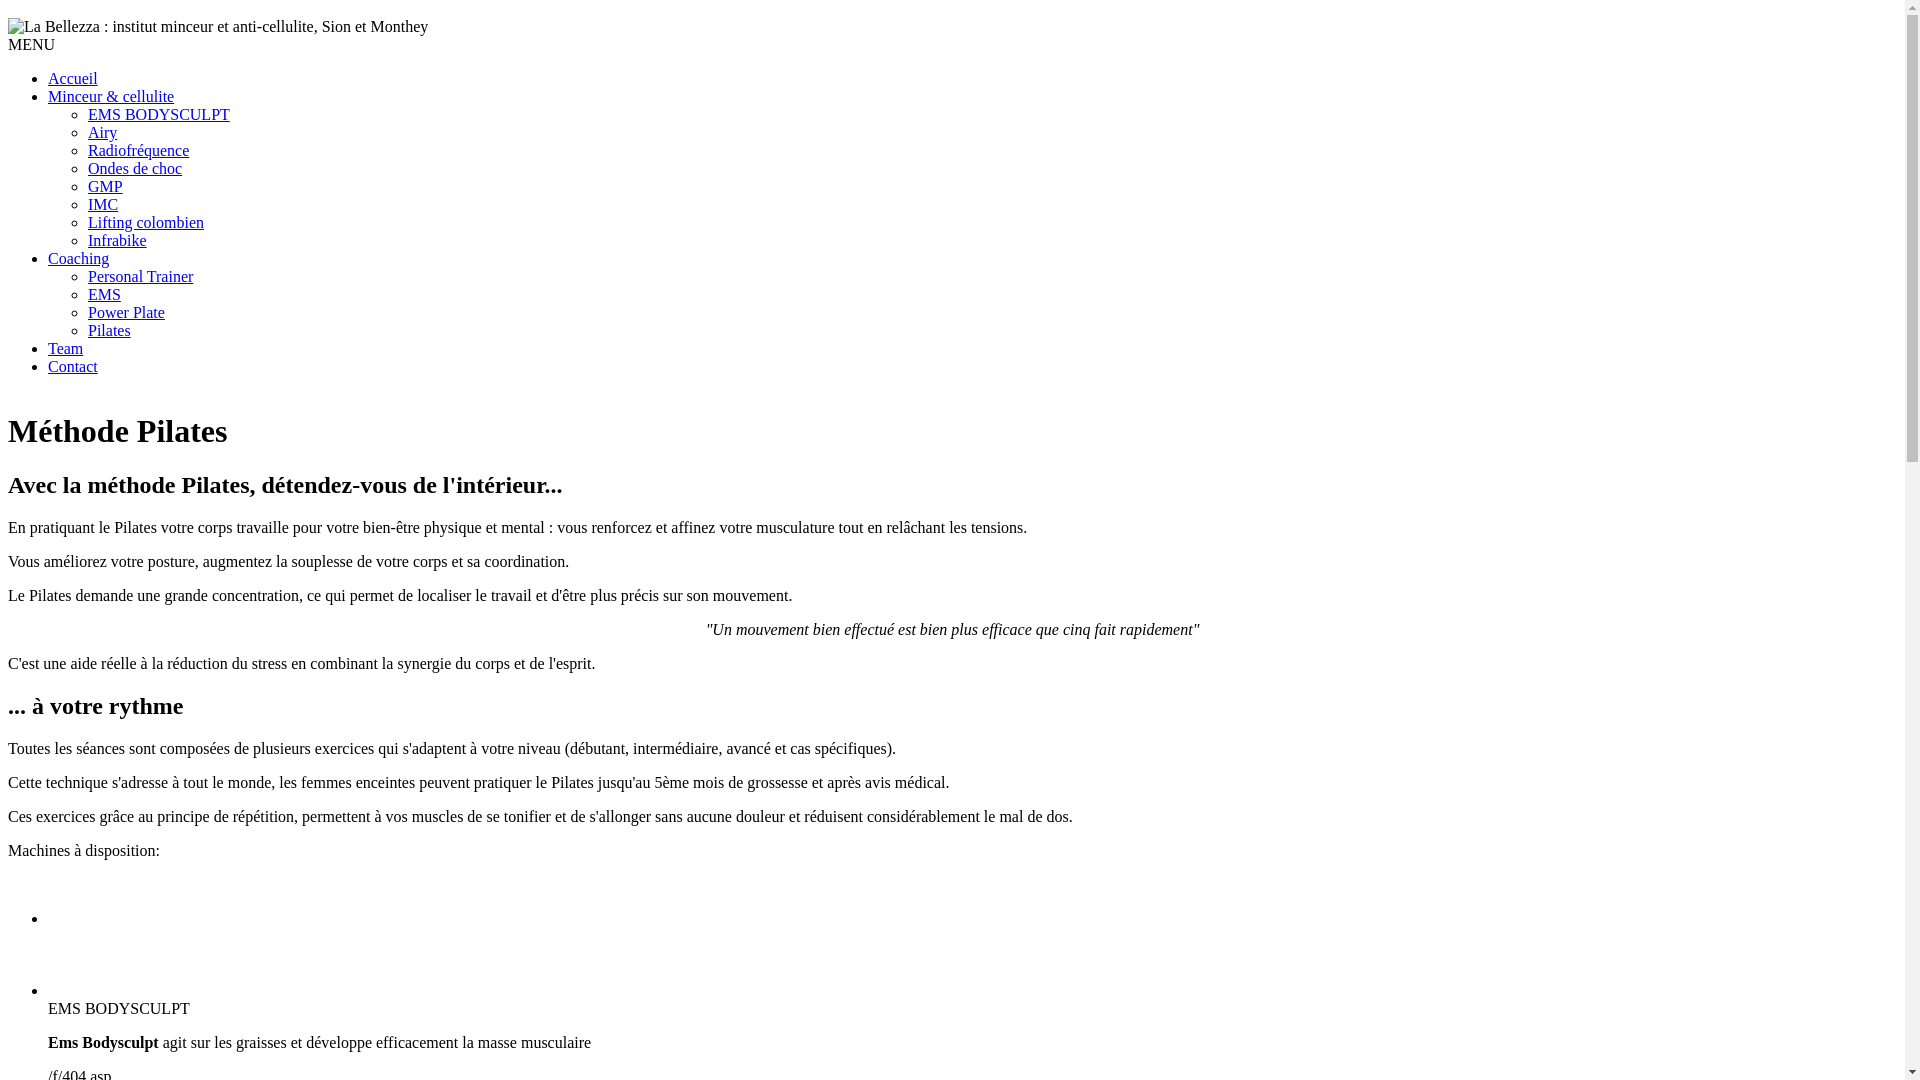 The width and height of the screenshot is (1920, 1080). Describe the element at coordinates (78, 257) in the screenshot. I see `'Coaching'` at that location.